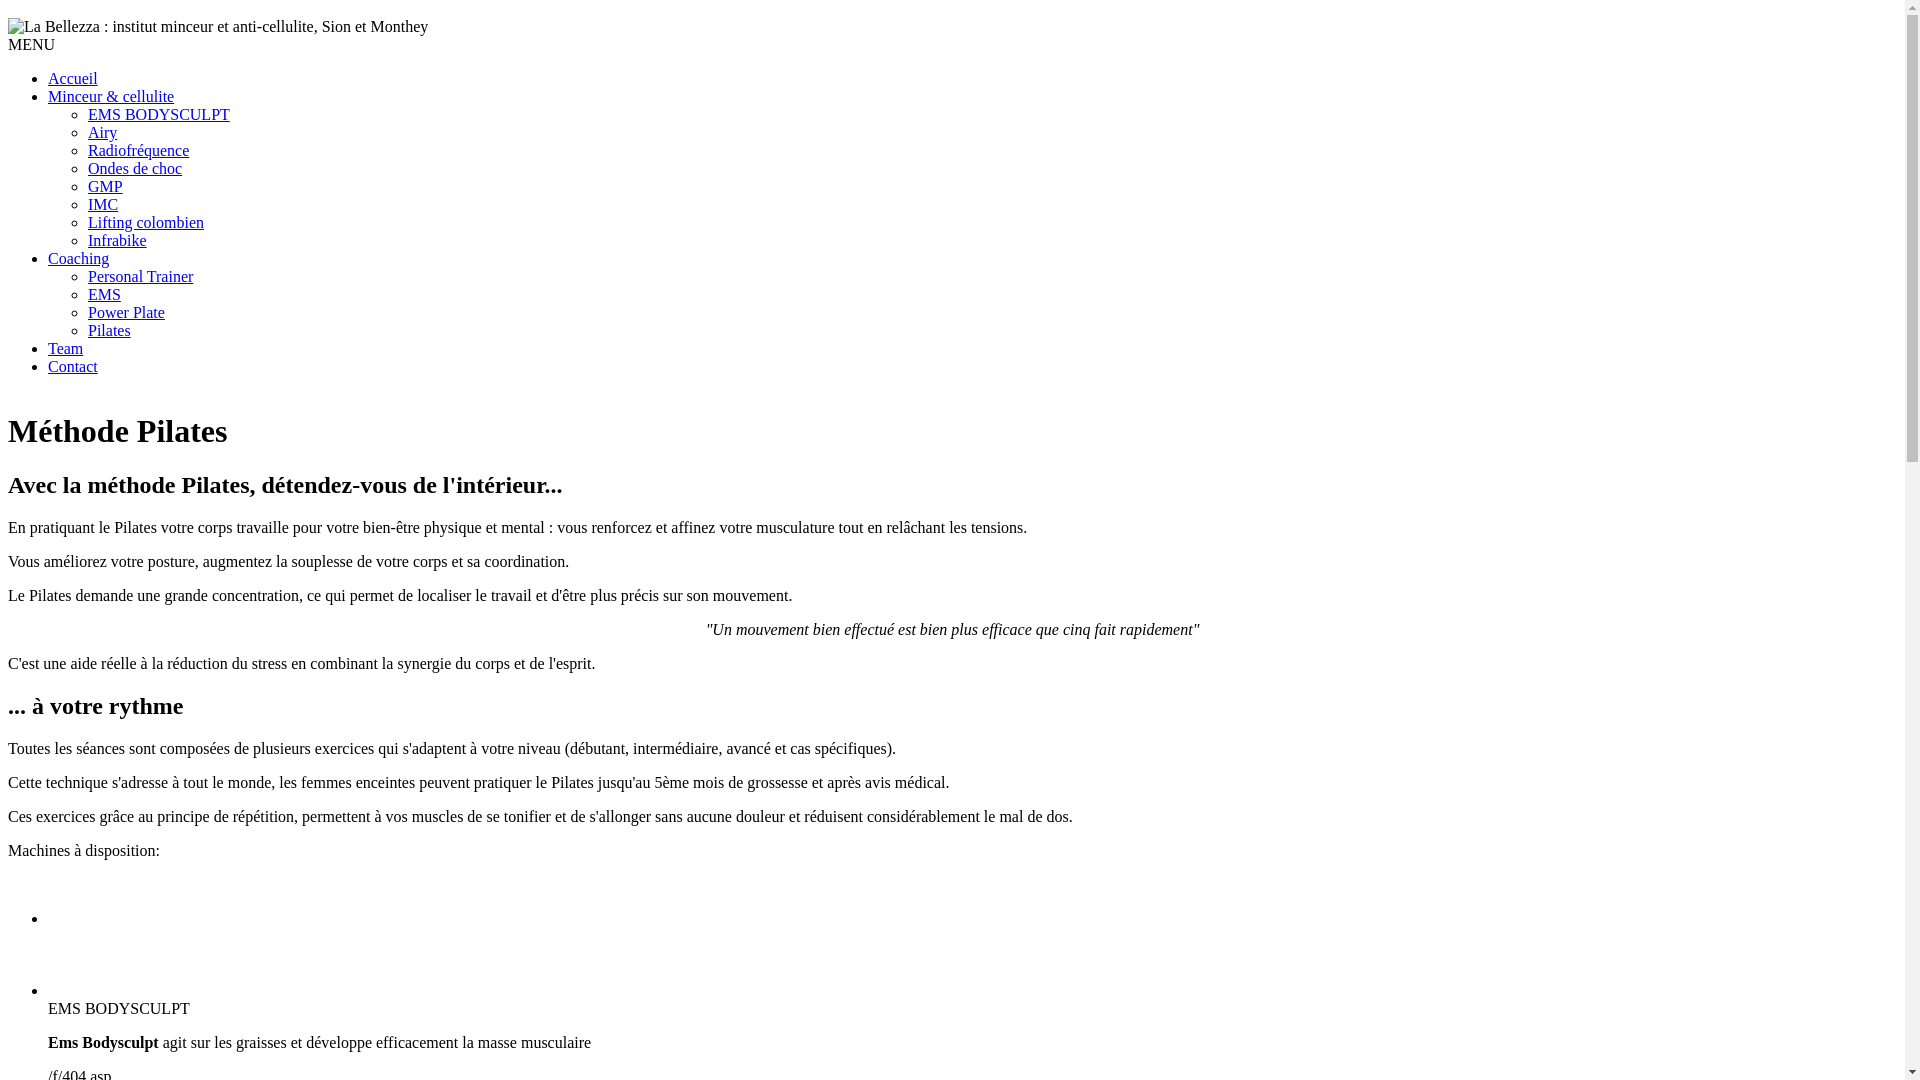 The width and height of the screenshot is (1920, 1080). Describe the element at coordinates (78, 257) in the screenshot. I see `'Coaching'` at that location.